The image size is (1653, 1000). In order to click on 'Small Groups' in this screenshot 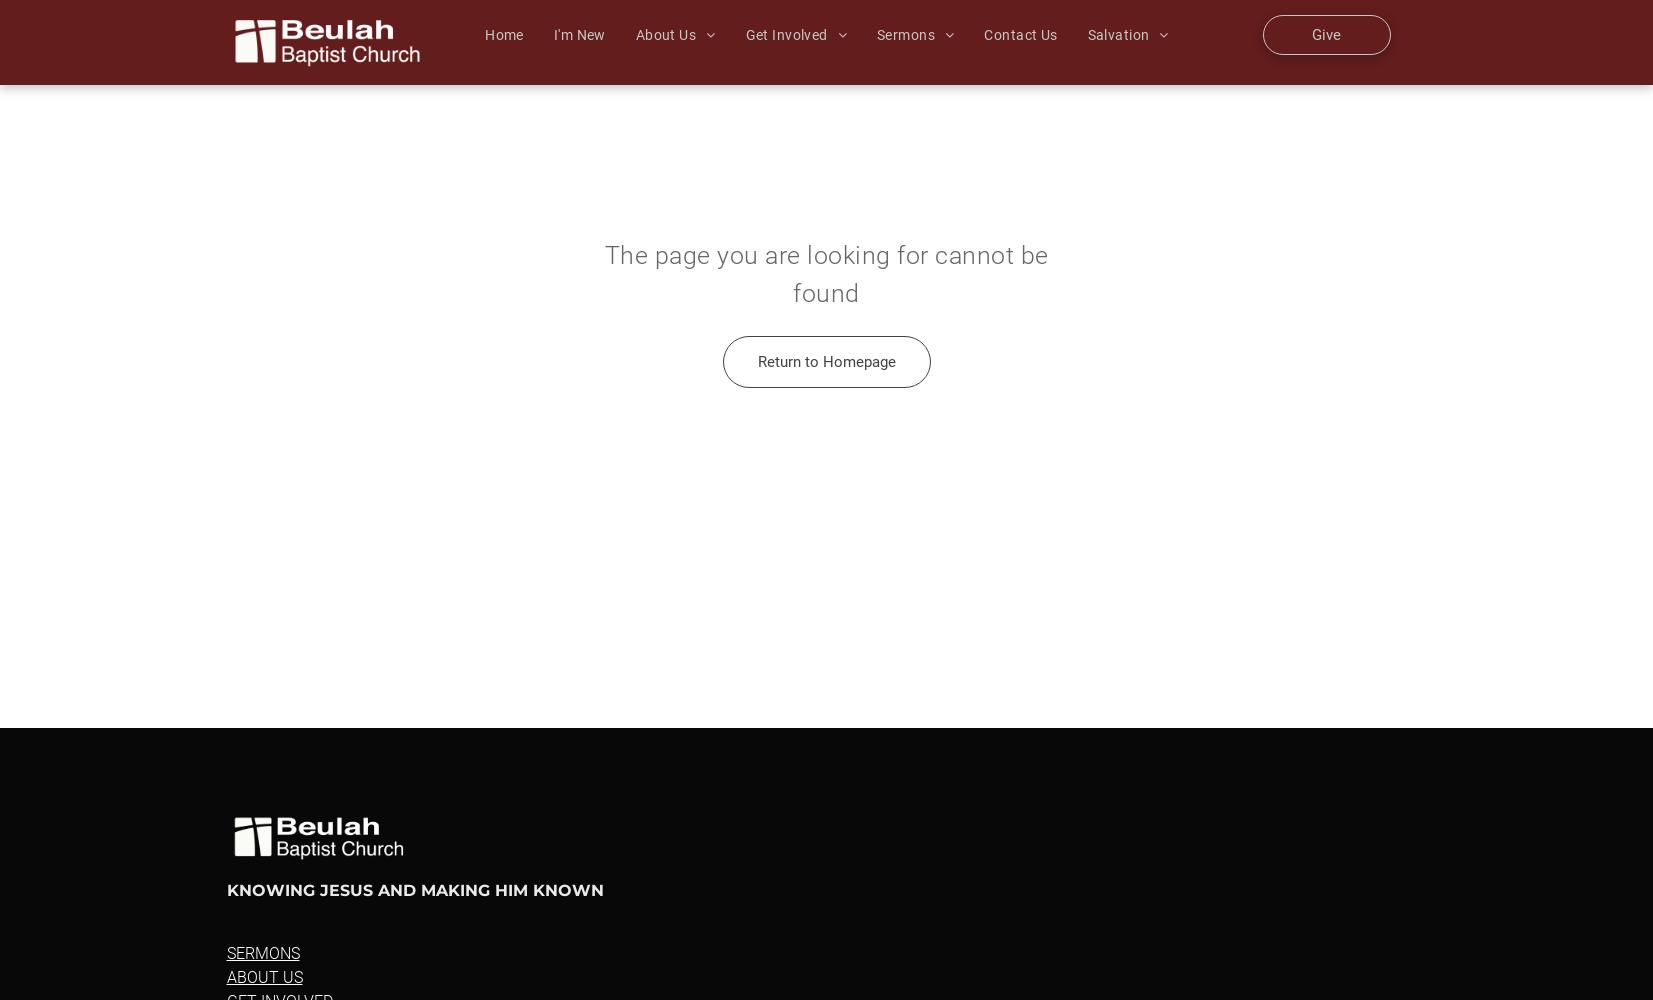, I will do `click(806, 61)`.